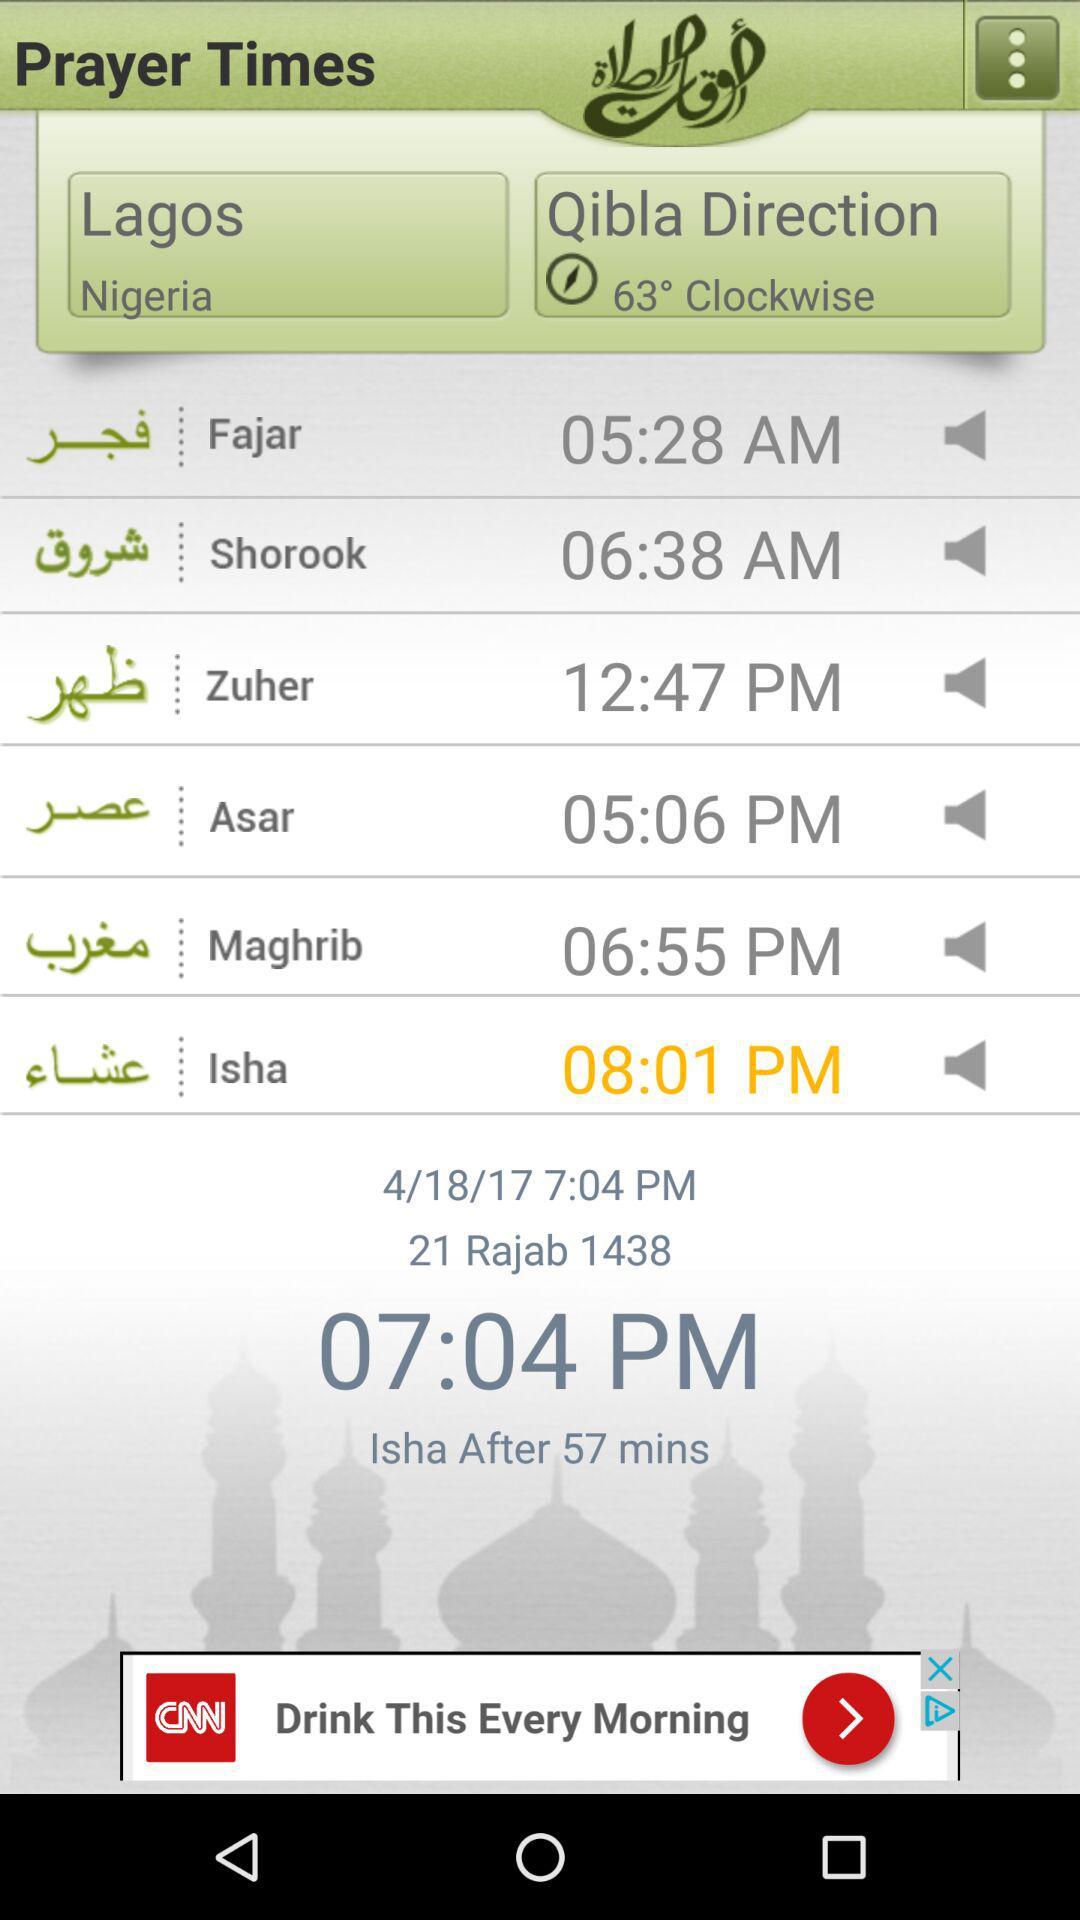  Describe the element at coordinates (252, 816) in the screenshot. I see `the text which is to the left side of the 0506 pm` at that location.